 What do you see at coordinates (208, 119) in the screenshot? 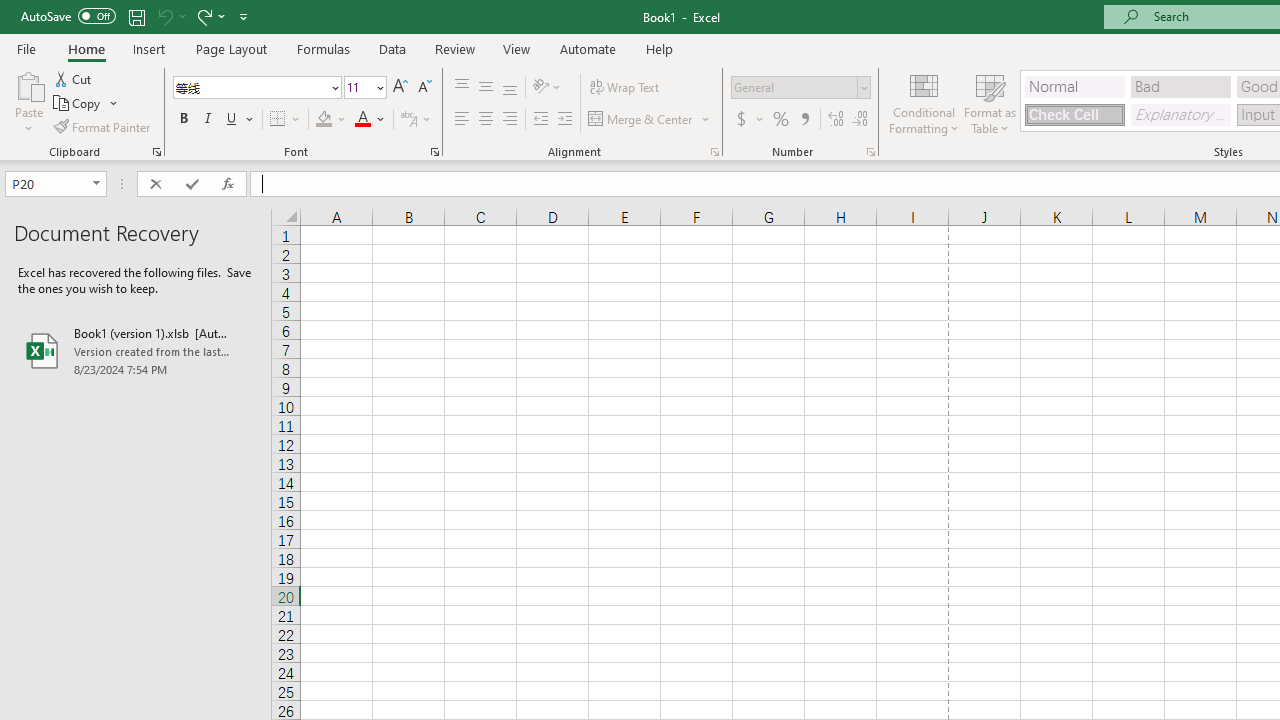
I see `'Italic'` at bounding box center [208, 119].